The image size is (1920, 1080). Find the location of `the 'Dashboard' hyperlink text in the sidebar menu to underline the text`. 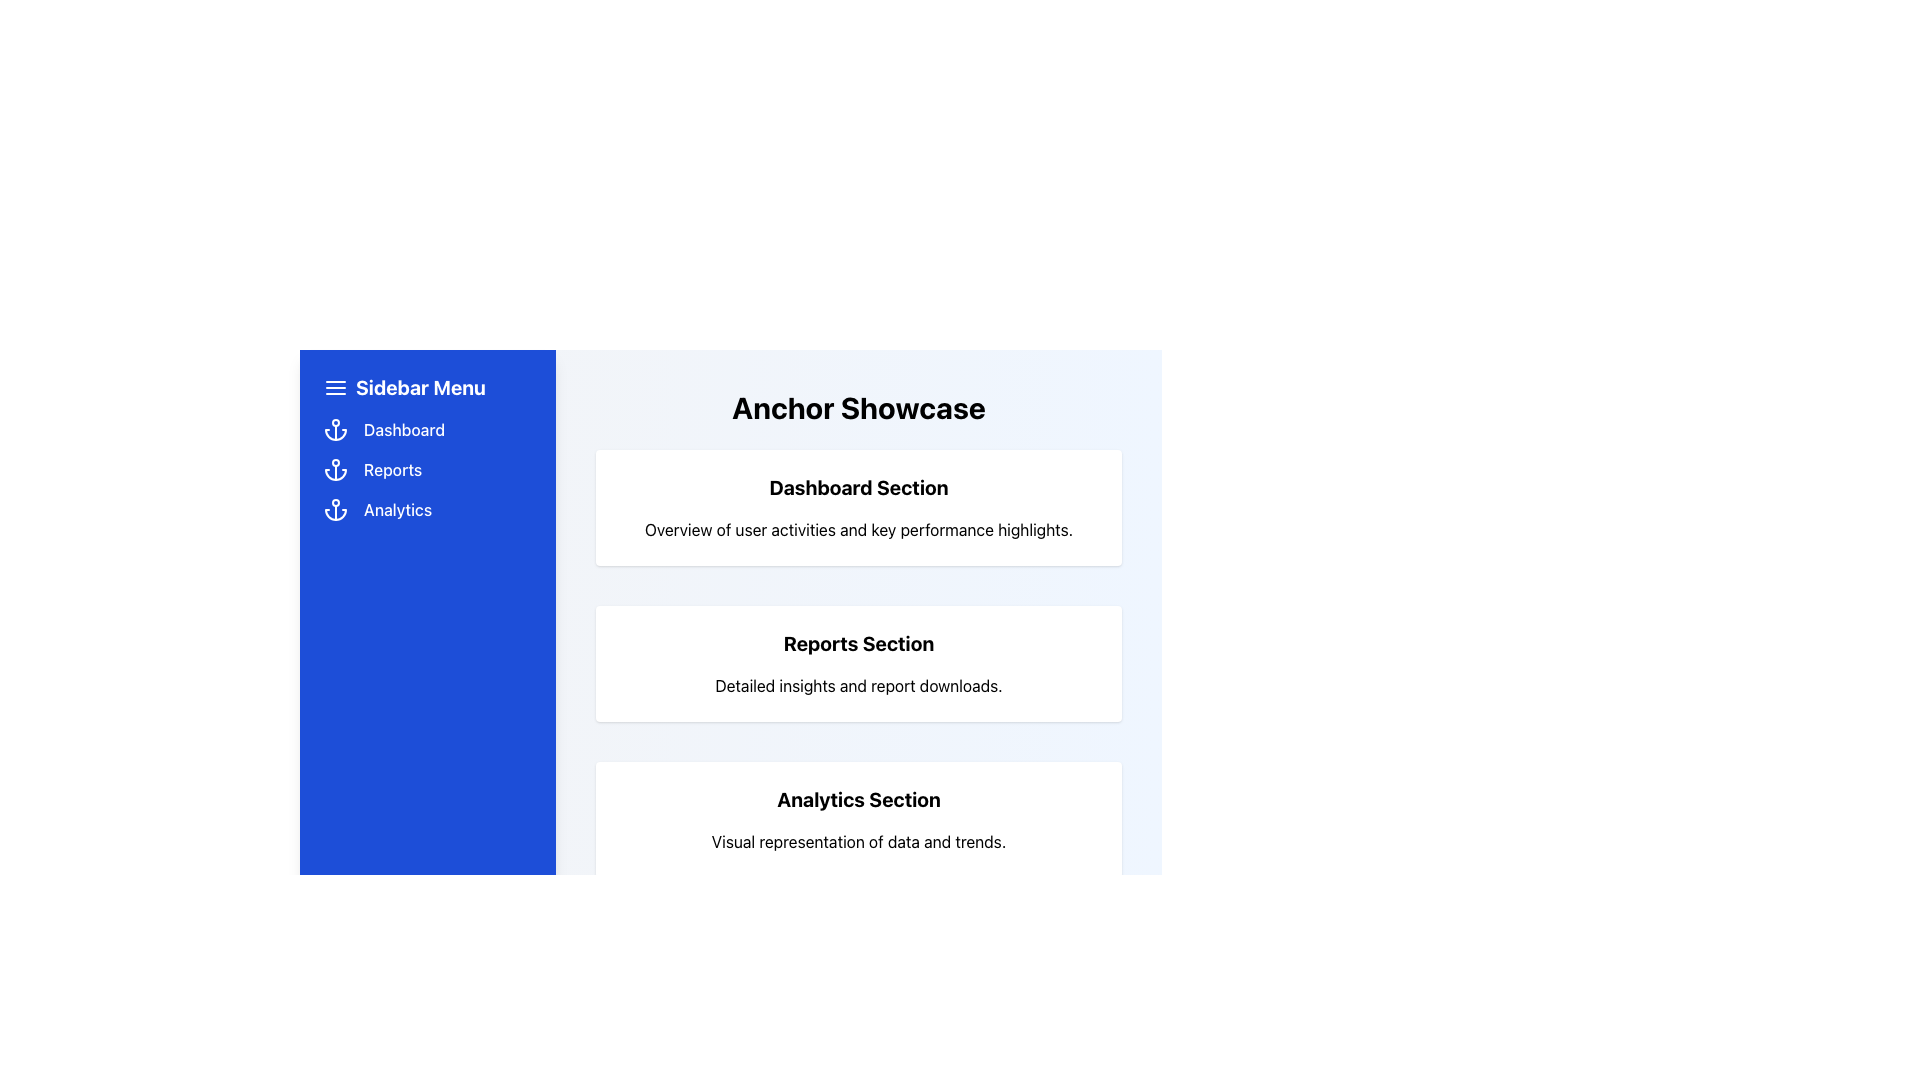

the 'Dashboard' hyperlink text in the sidebar menu to underline the text is located at coordinates (403, 428).